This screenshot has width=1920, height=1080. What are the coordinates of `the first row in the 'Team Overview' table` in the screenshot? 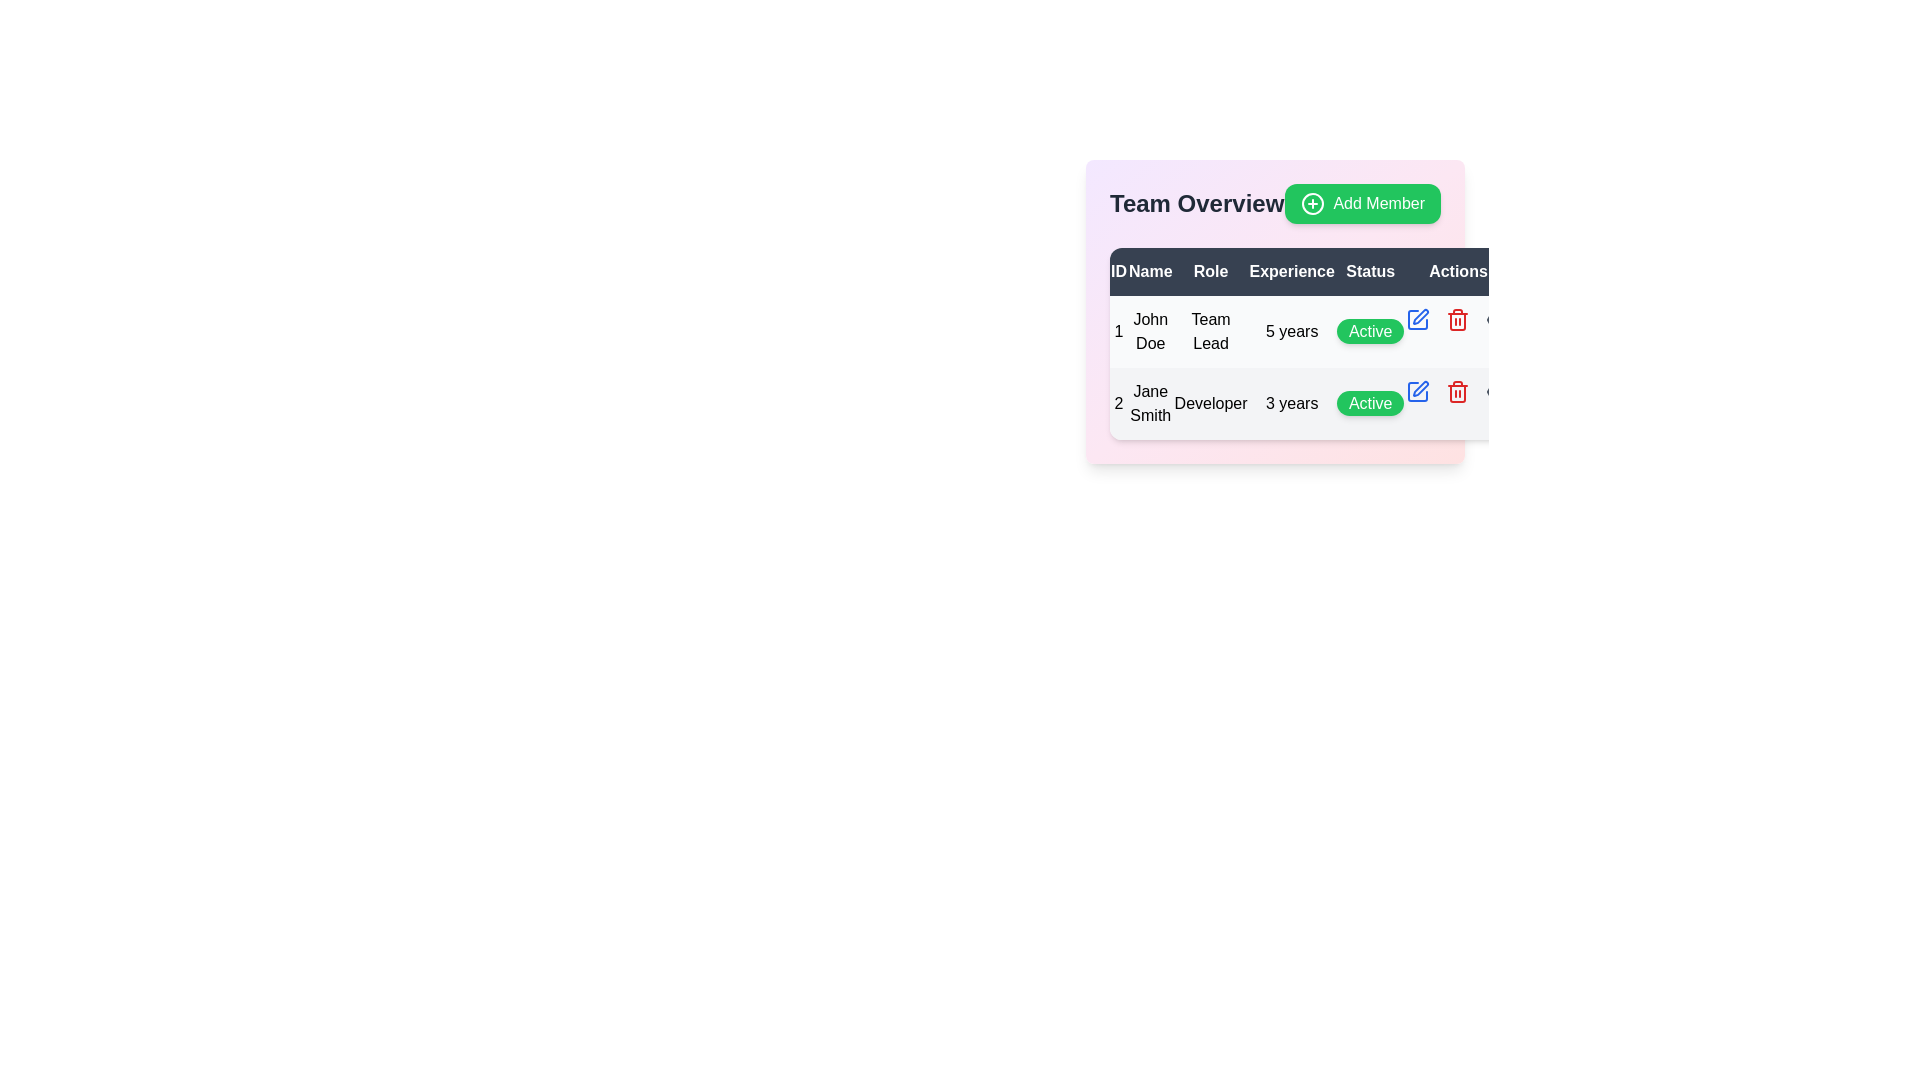 It's located at (1310, 330).